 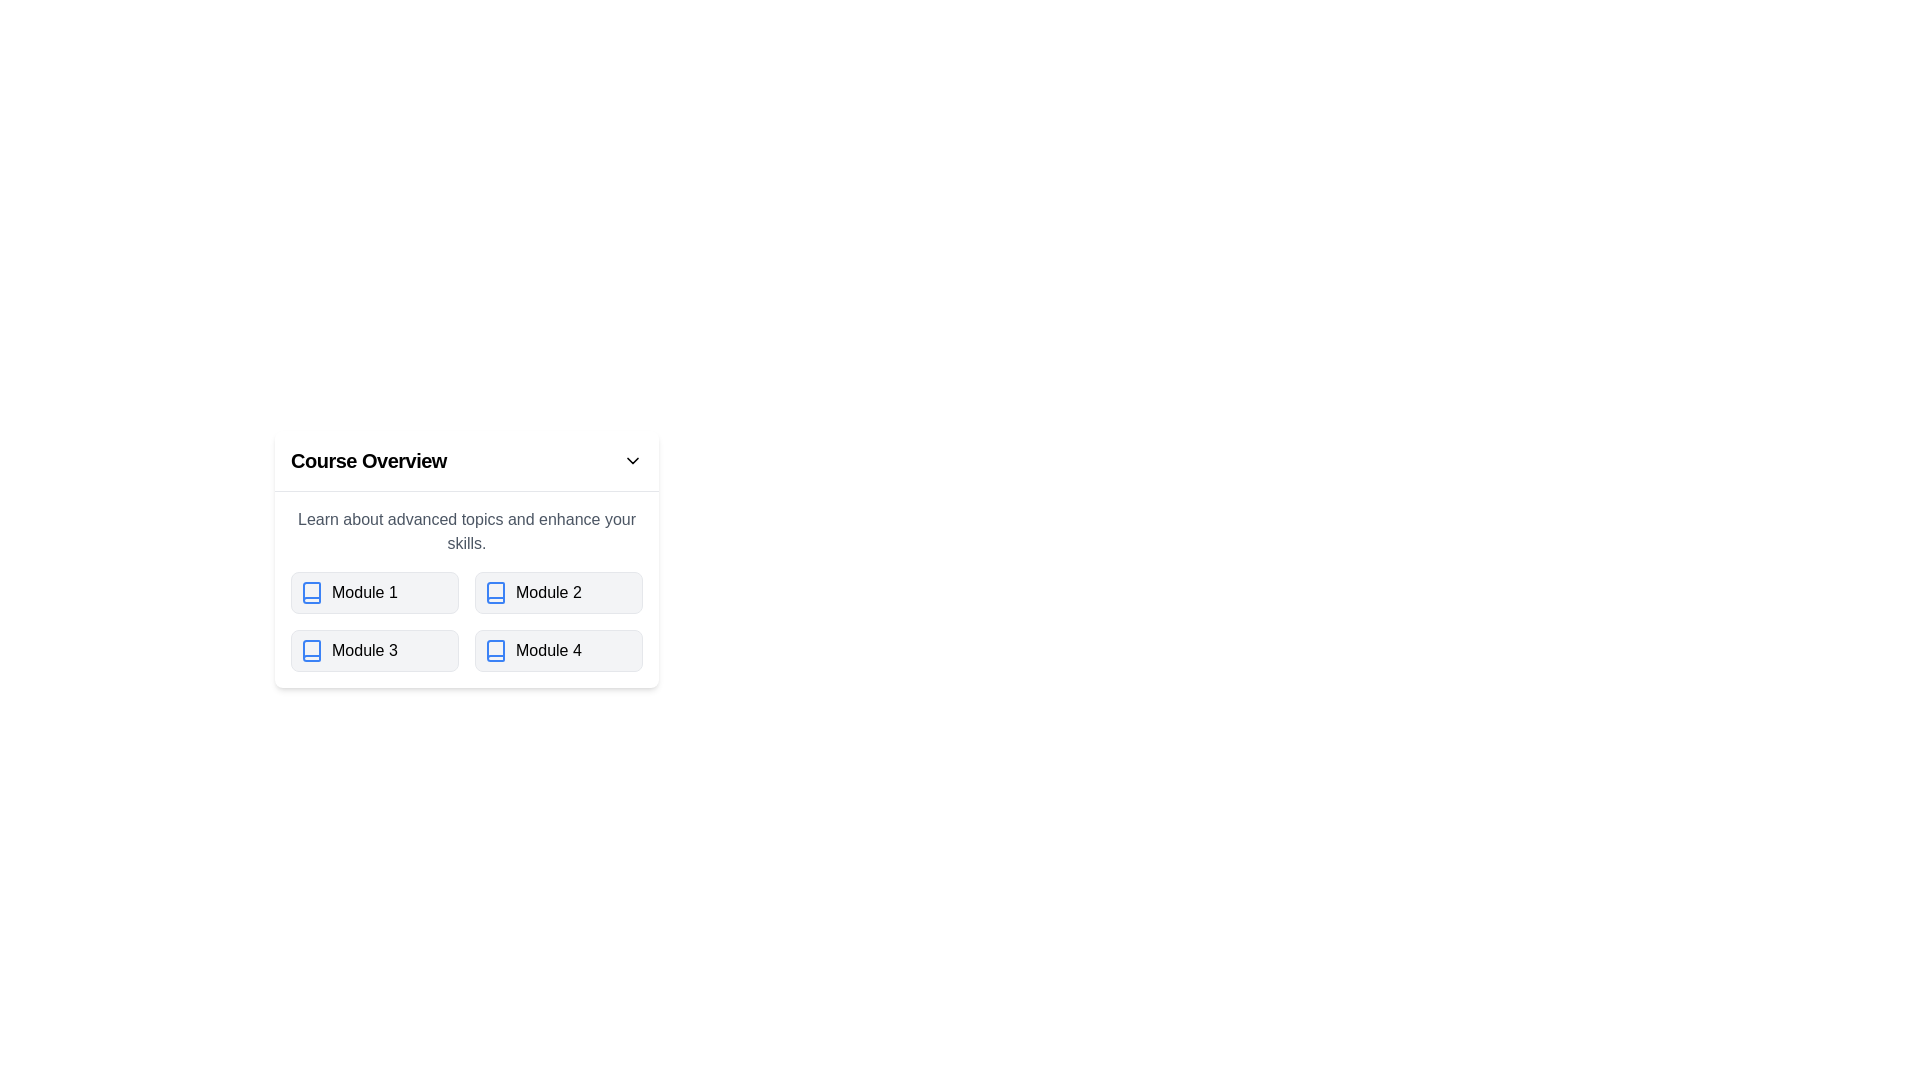 What do you see at coordinates (495, 651) in the screenshot?
I see `the open book icon representing the educational materials in the 'Module 4' area located beneath the 'Course Overview' section` at bounding box center [495, 651].